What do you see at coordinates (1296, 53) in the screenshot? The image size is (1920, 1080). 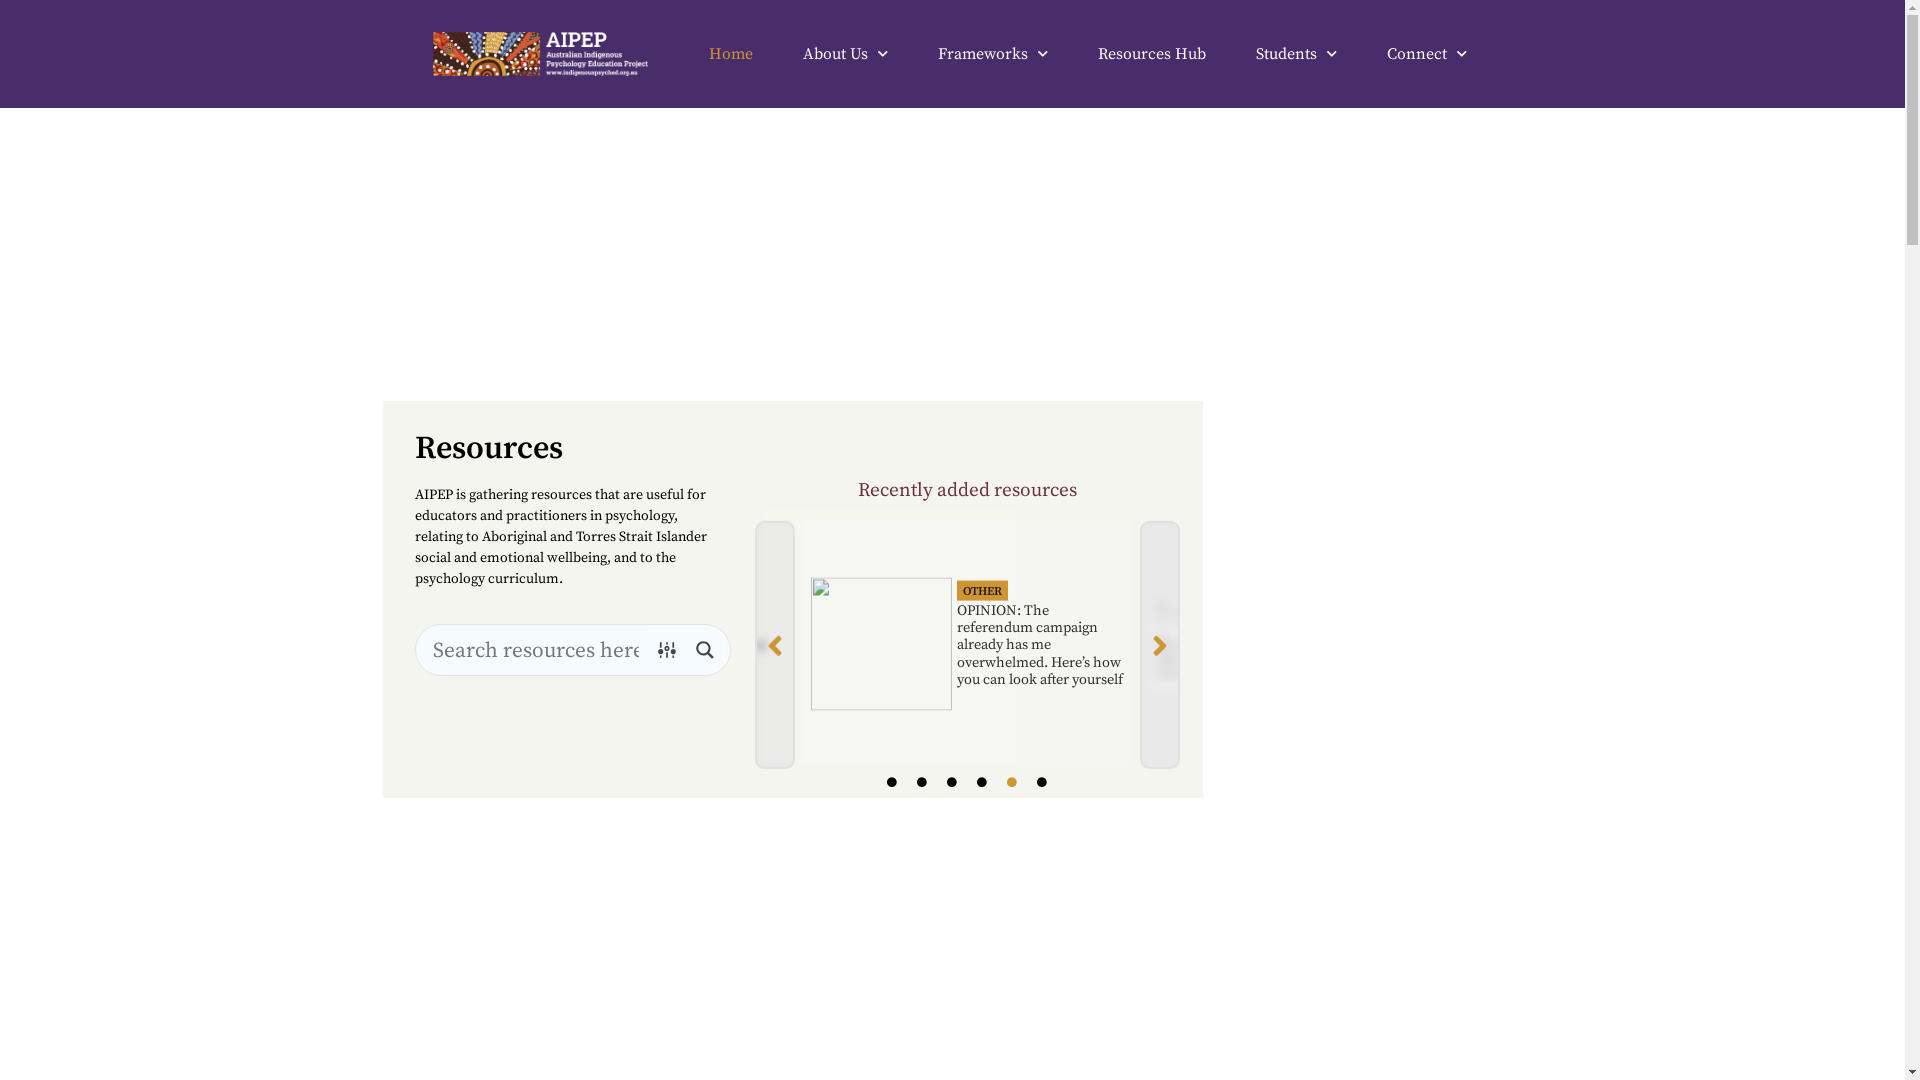 I see `'Students'` at bounding box center [1296, 53].